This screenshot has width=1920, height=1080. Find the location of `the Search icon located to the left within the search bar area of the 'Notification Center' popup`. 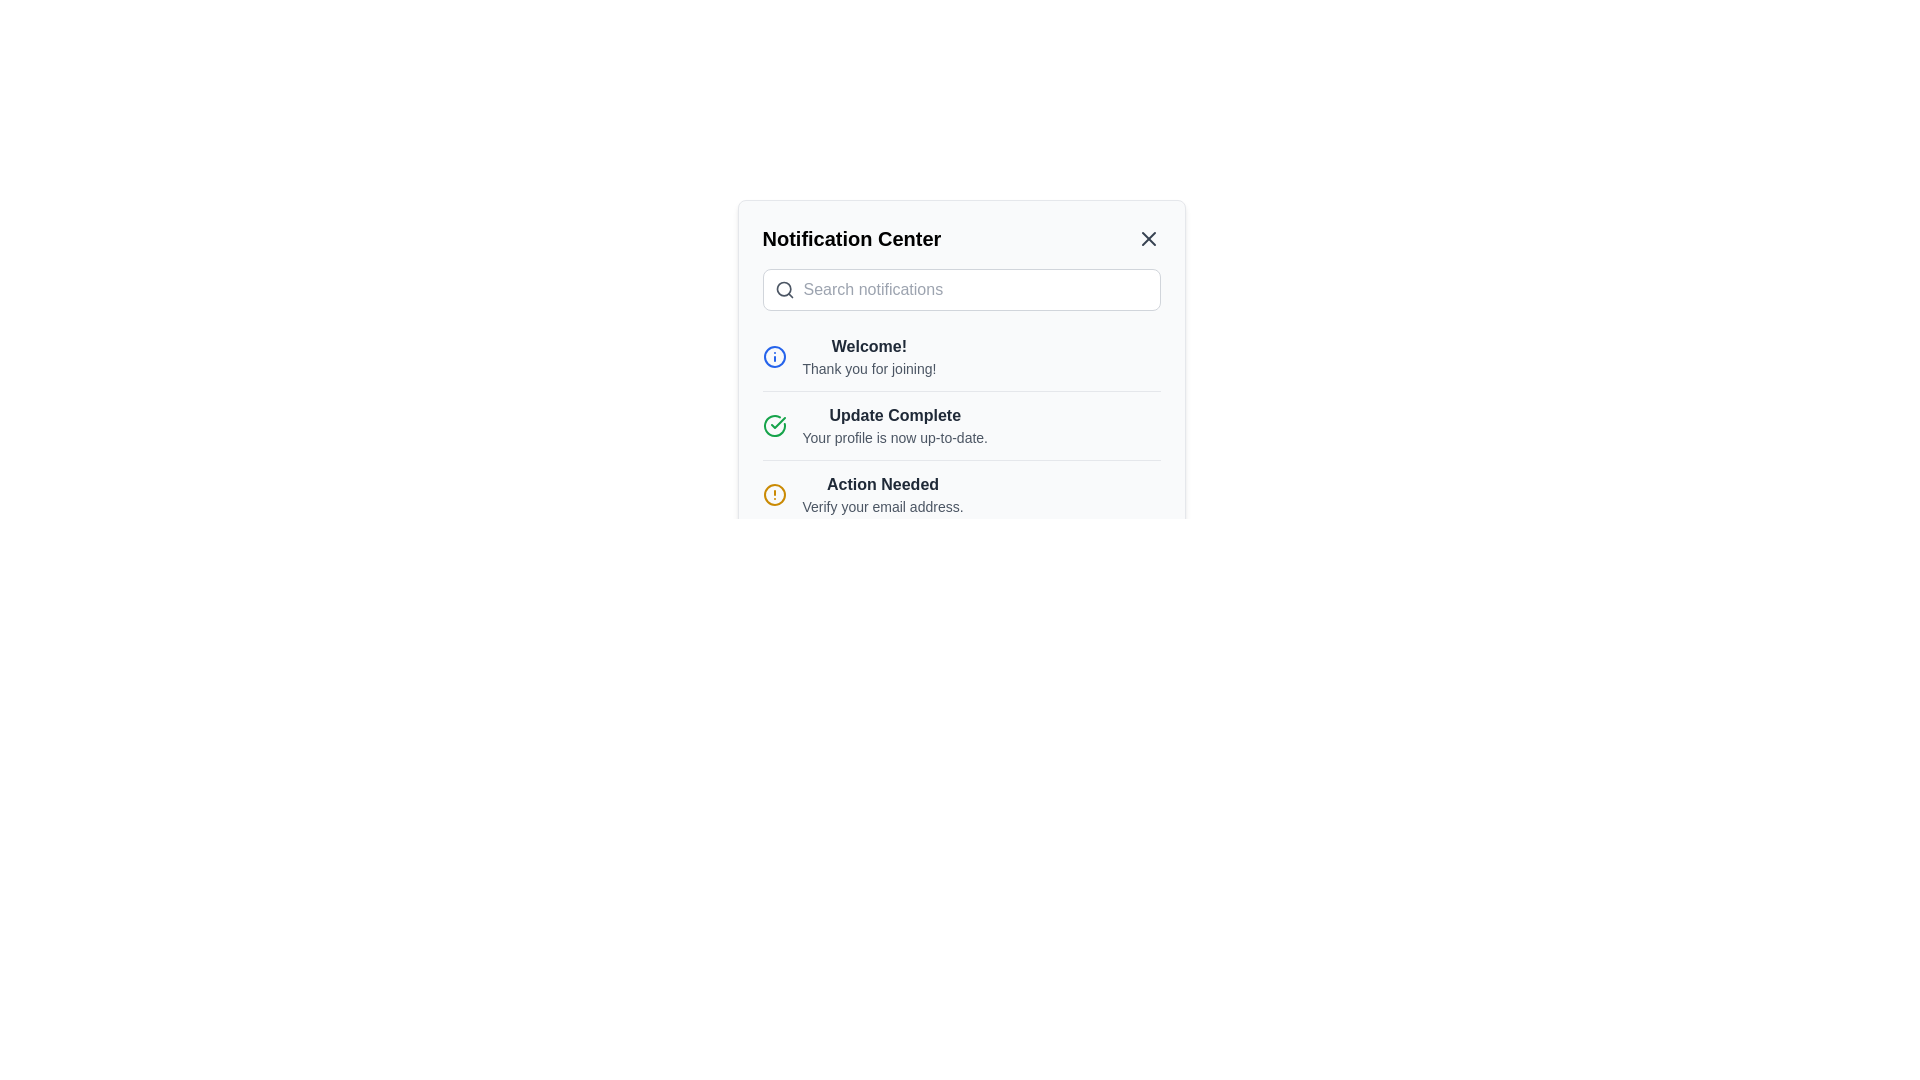

the Search icon located to the left within the search bar area of the 'Notification Center' popup is located at coordinates (783, 289).